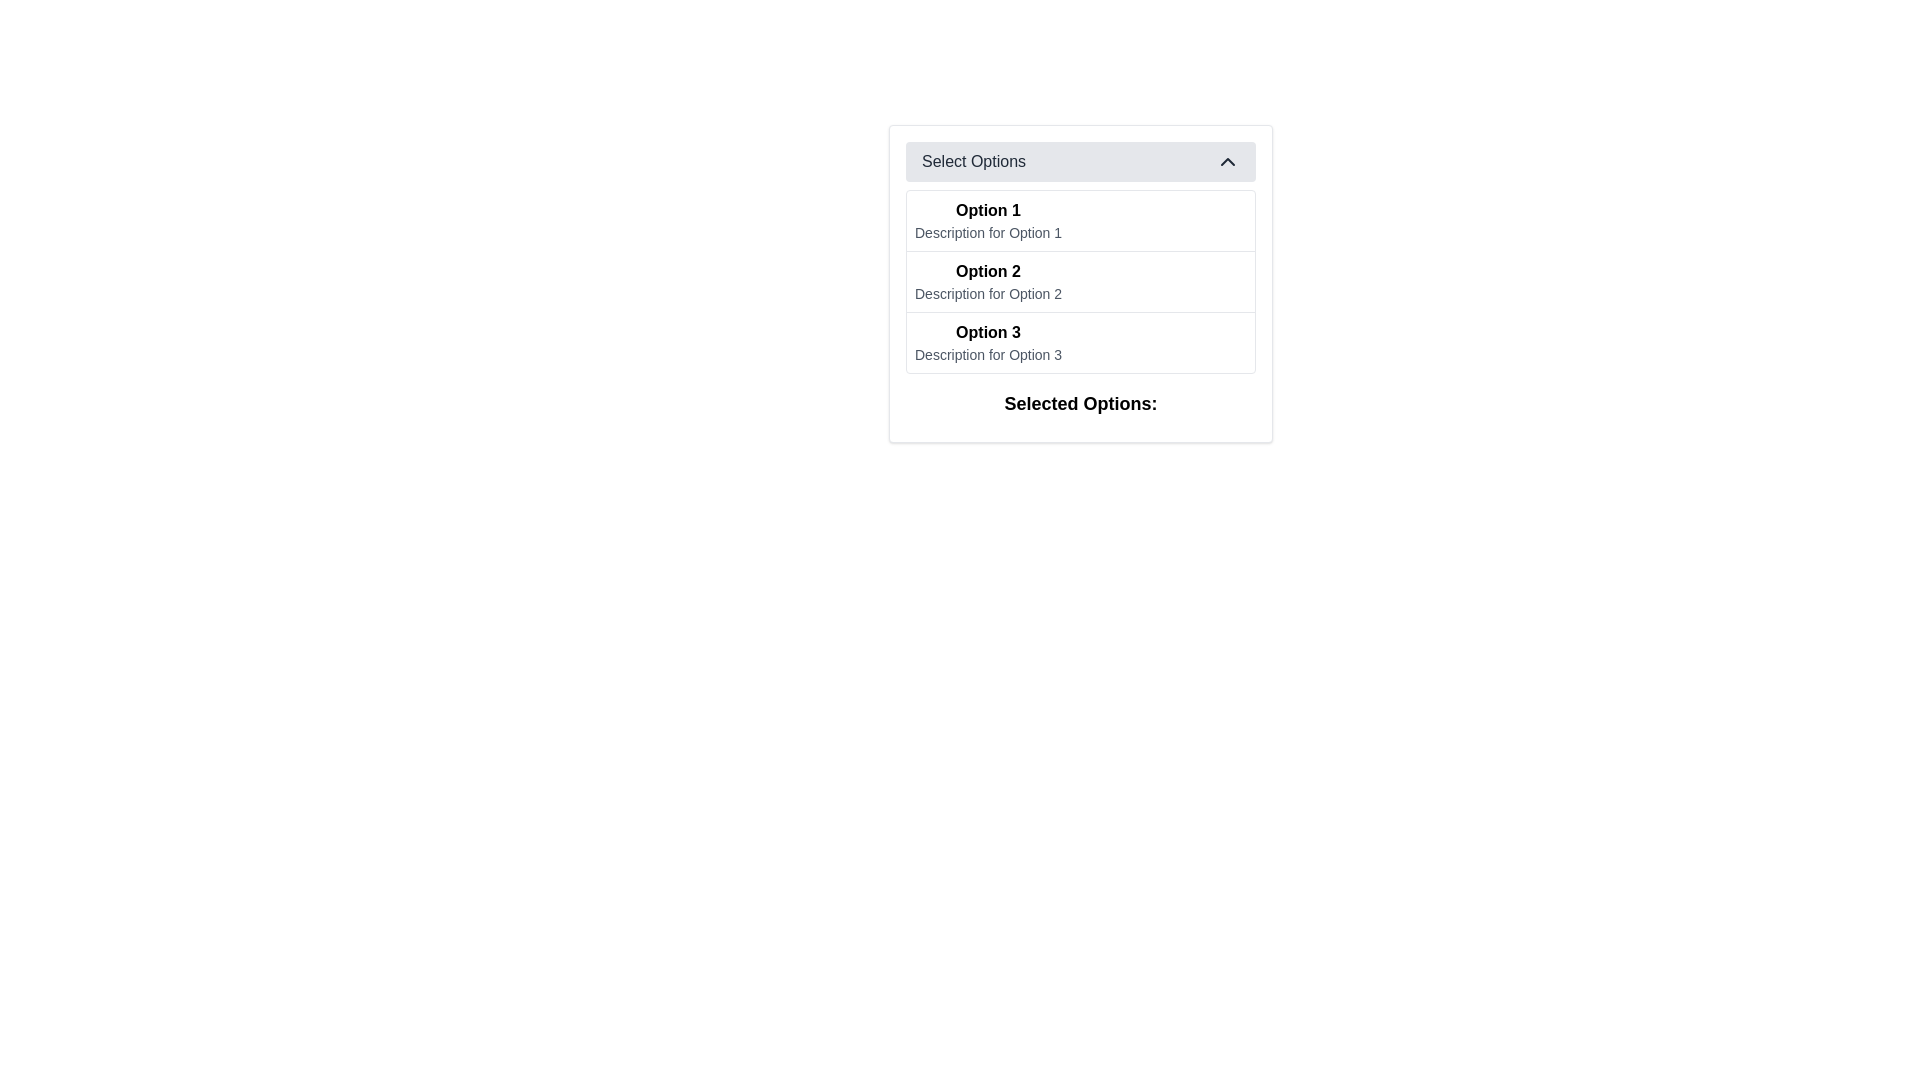 This screenshot has height=1080, width=1920. Describe the element at coordinates (1079, 341) in the screenshot. I see `the selectable list item labeled 'Option 3' which is the third item in a vertically stacked list of options` at that location.